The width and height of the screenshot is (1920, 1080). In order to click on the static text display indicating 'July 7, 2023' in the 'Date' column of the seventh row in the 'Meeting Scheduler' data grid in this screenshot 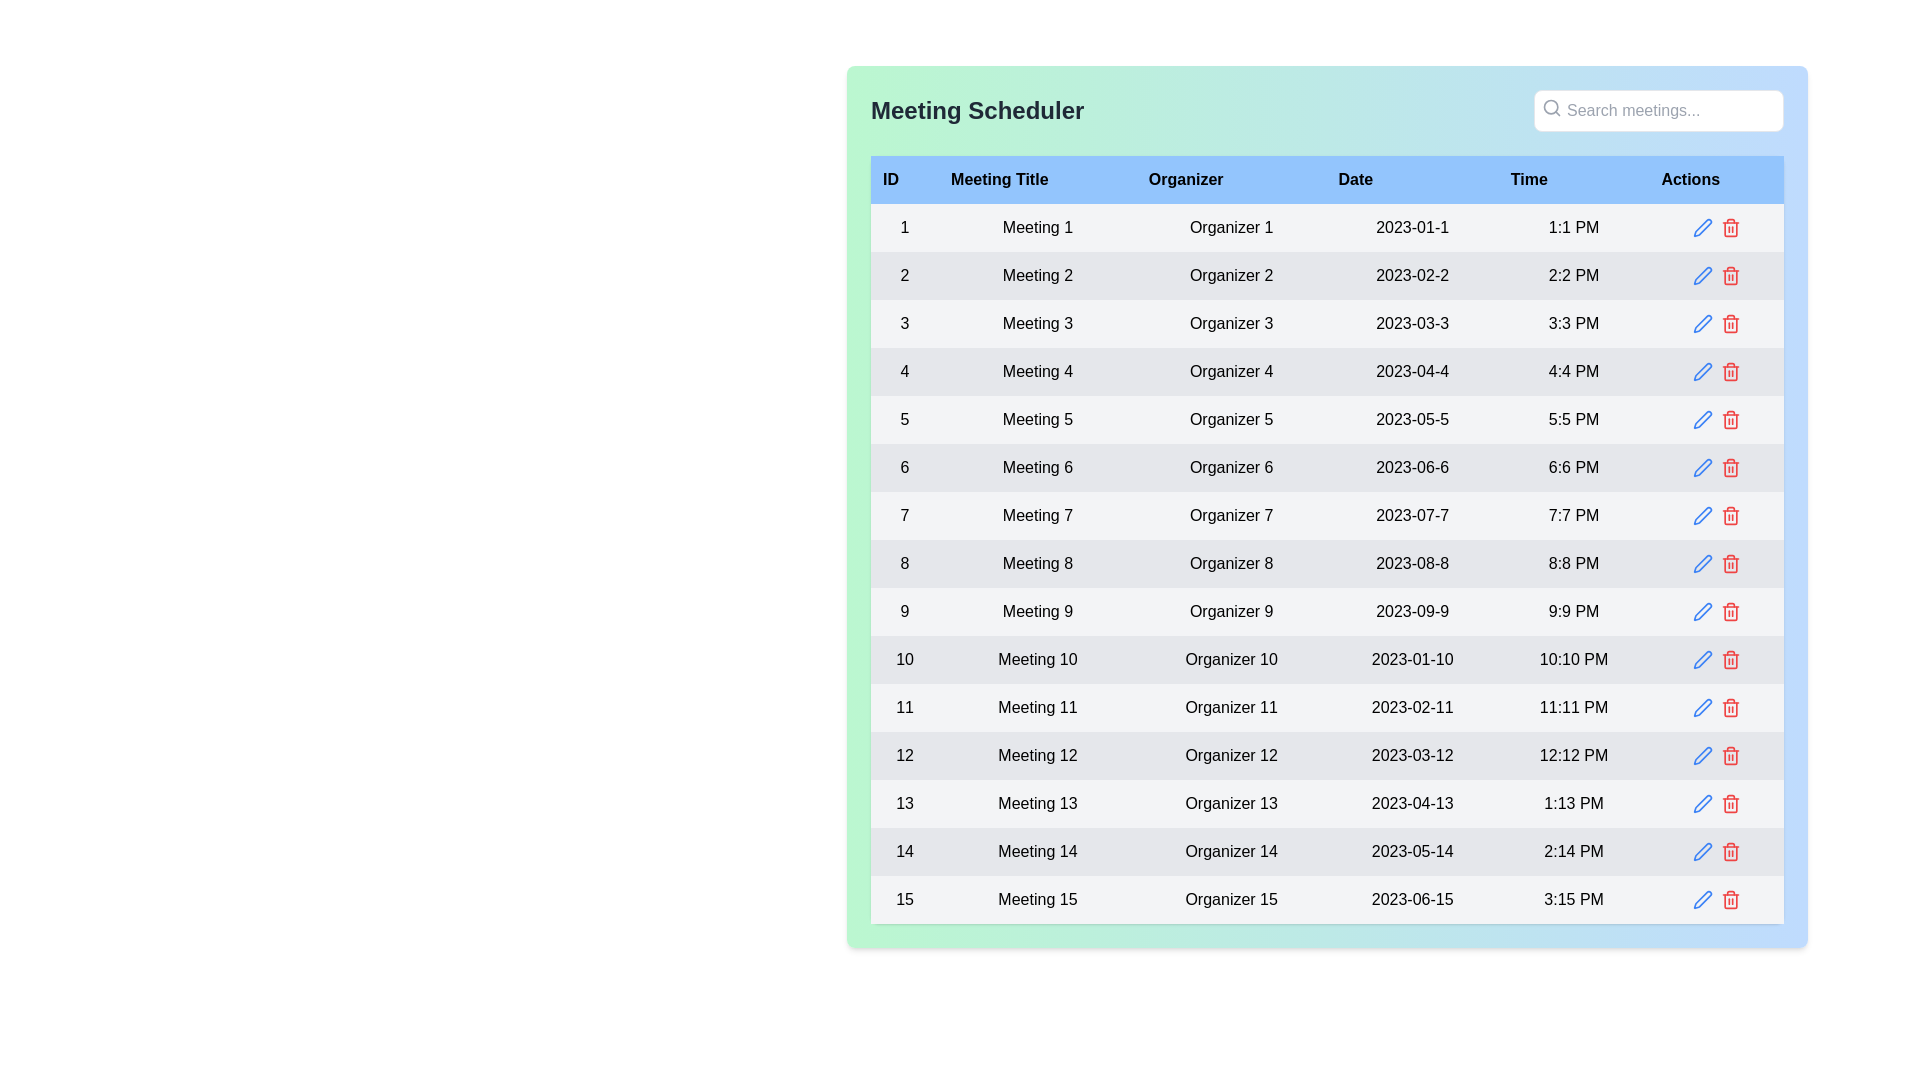, I will do `click(1411, 515)`.